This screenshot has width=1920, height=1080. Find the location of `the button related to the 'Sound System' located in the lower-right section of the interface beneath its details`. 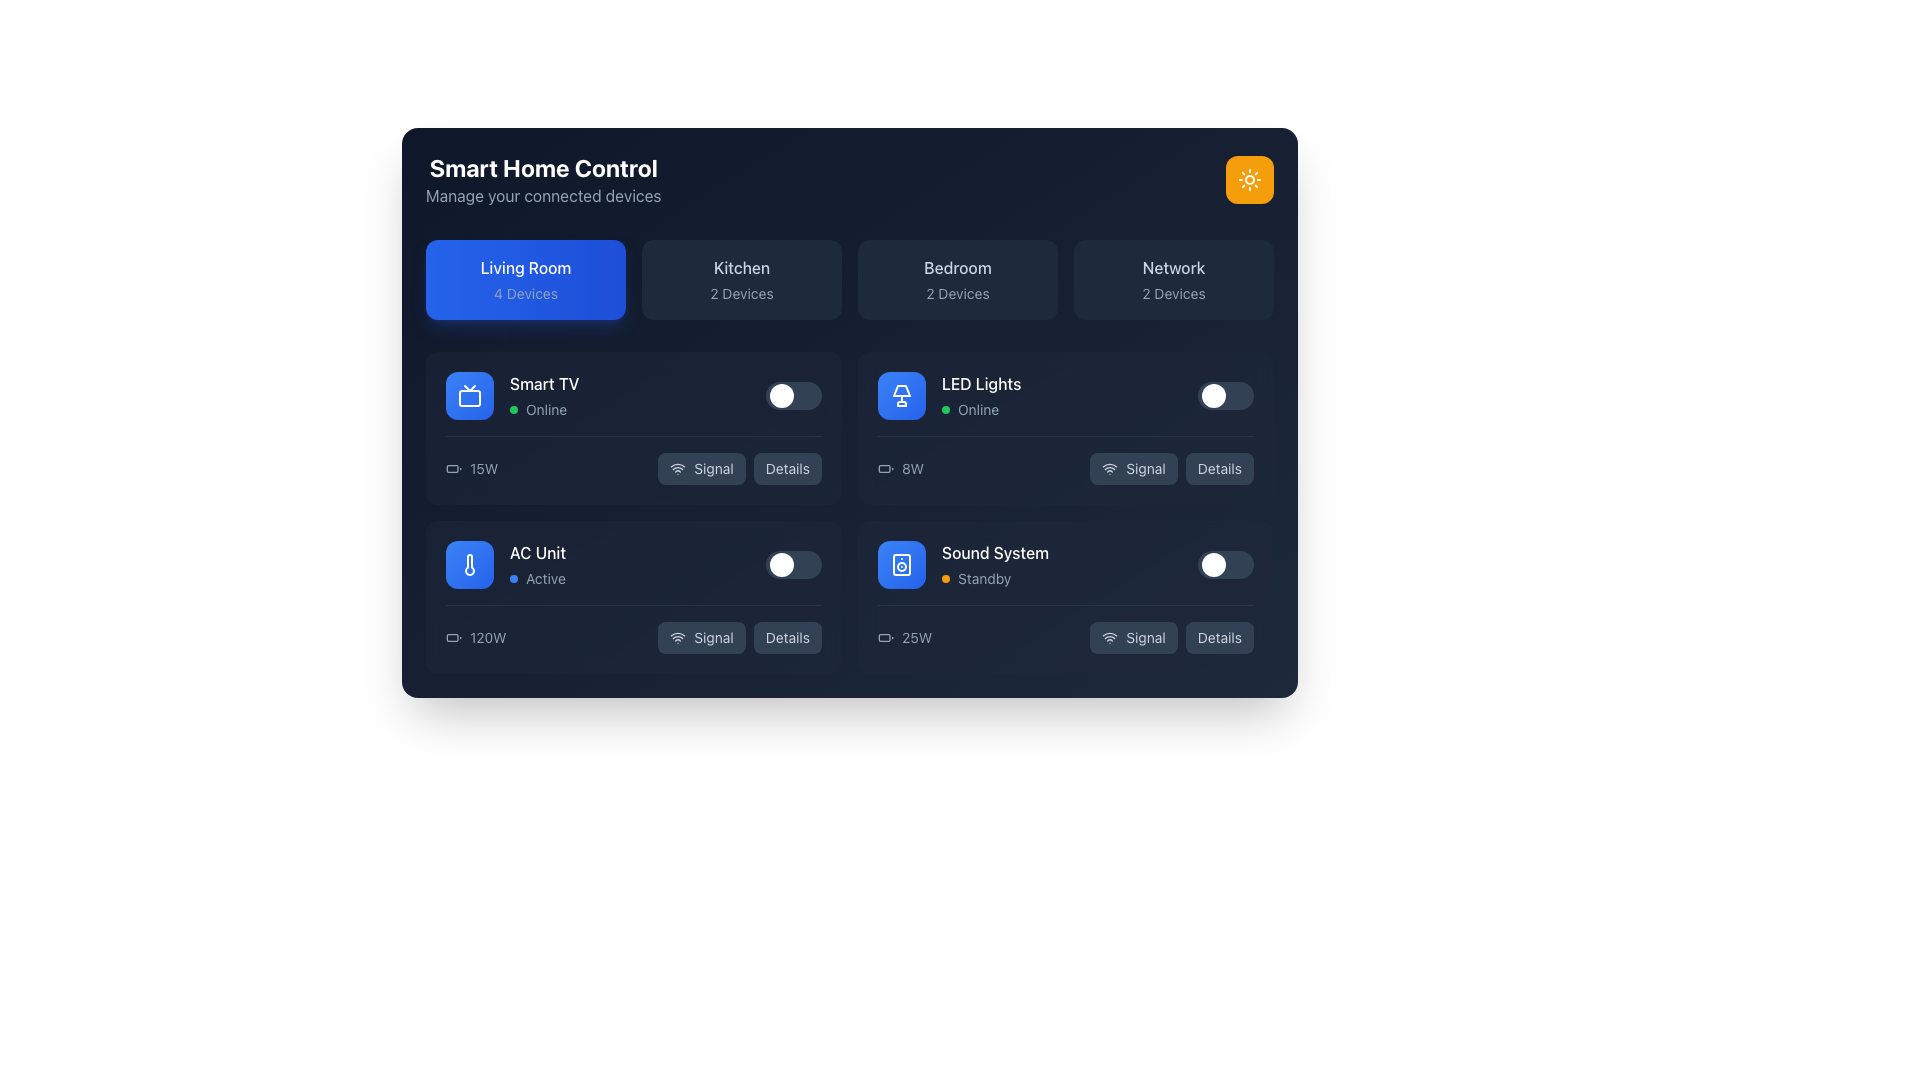

the button related to the 'Sound System' located in the lower-right section of the interface beneath its details is located at coordinates (1133, 637).